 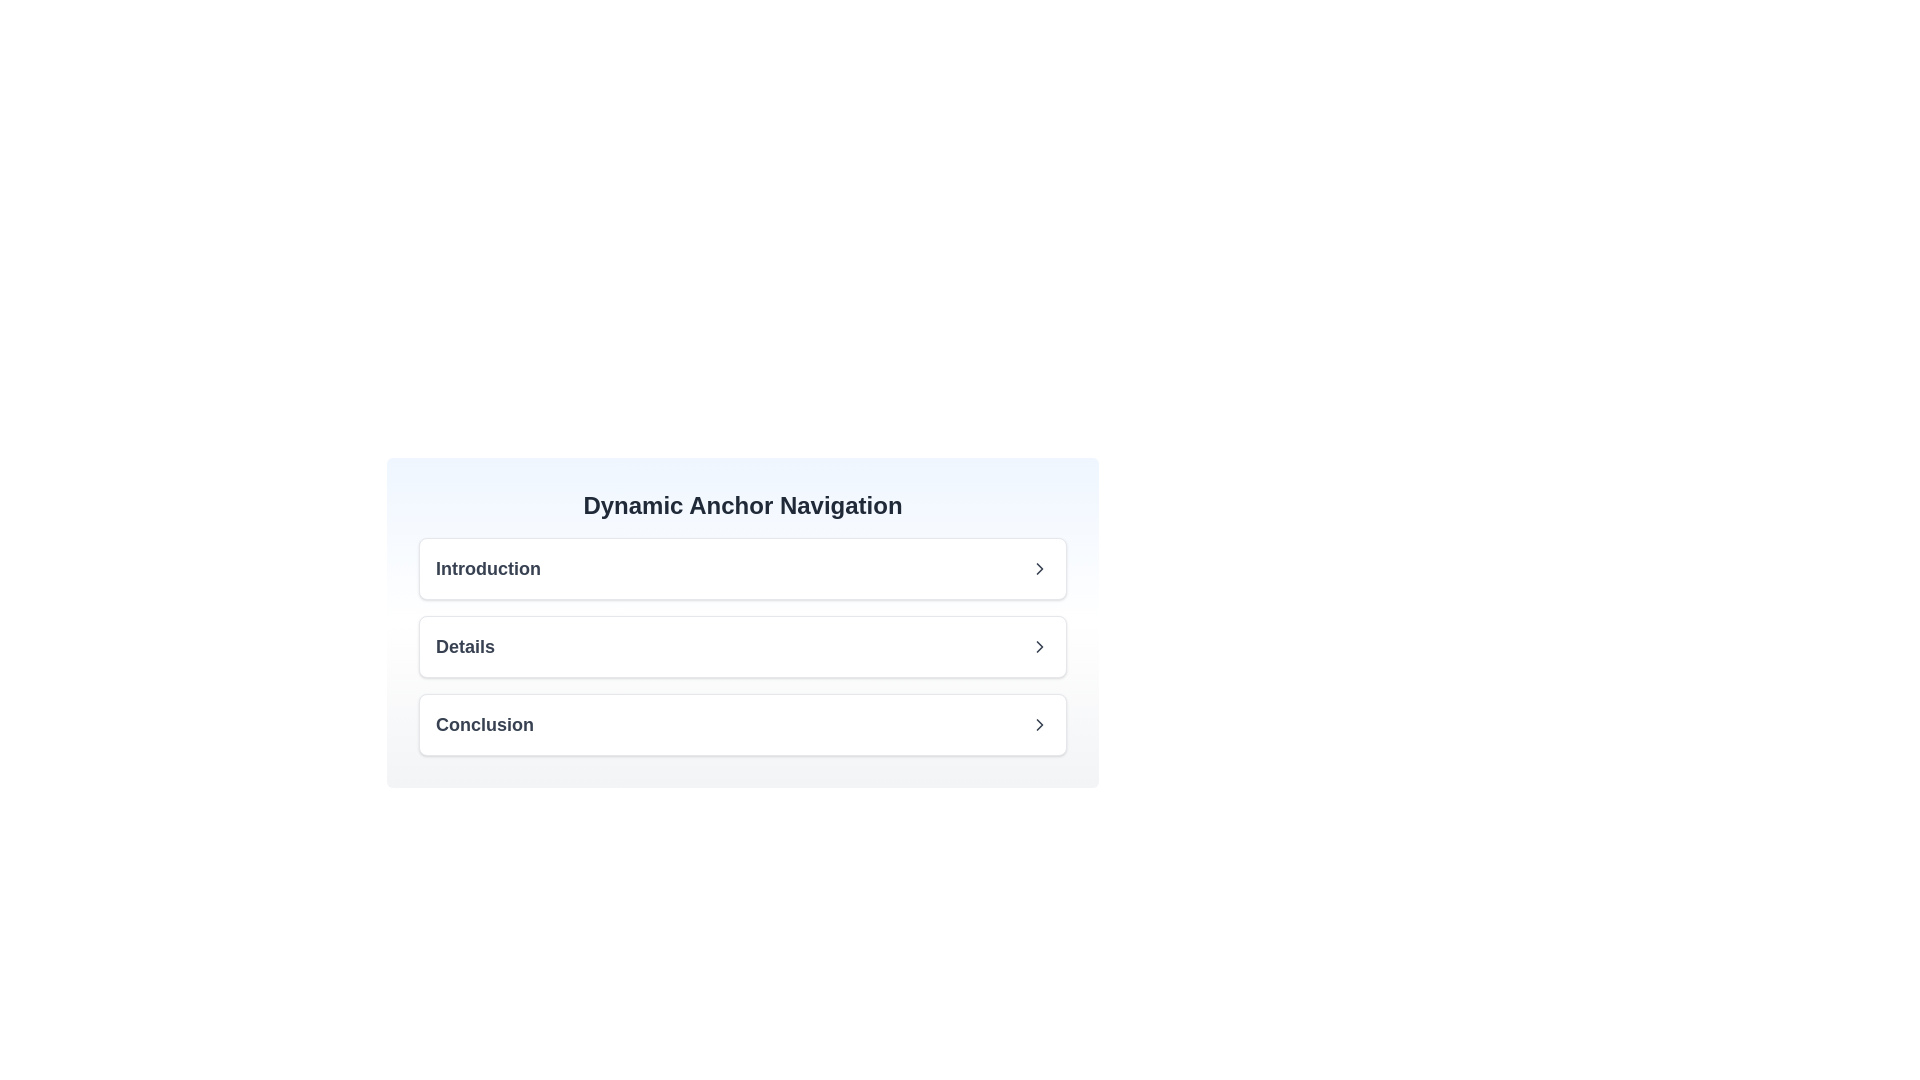 I want to click on the 'Conclusion' button in the vertically stacked navigation menu, so click(x=742, y=725).